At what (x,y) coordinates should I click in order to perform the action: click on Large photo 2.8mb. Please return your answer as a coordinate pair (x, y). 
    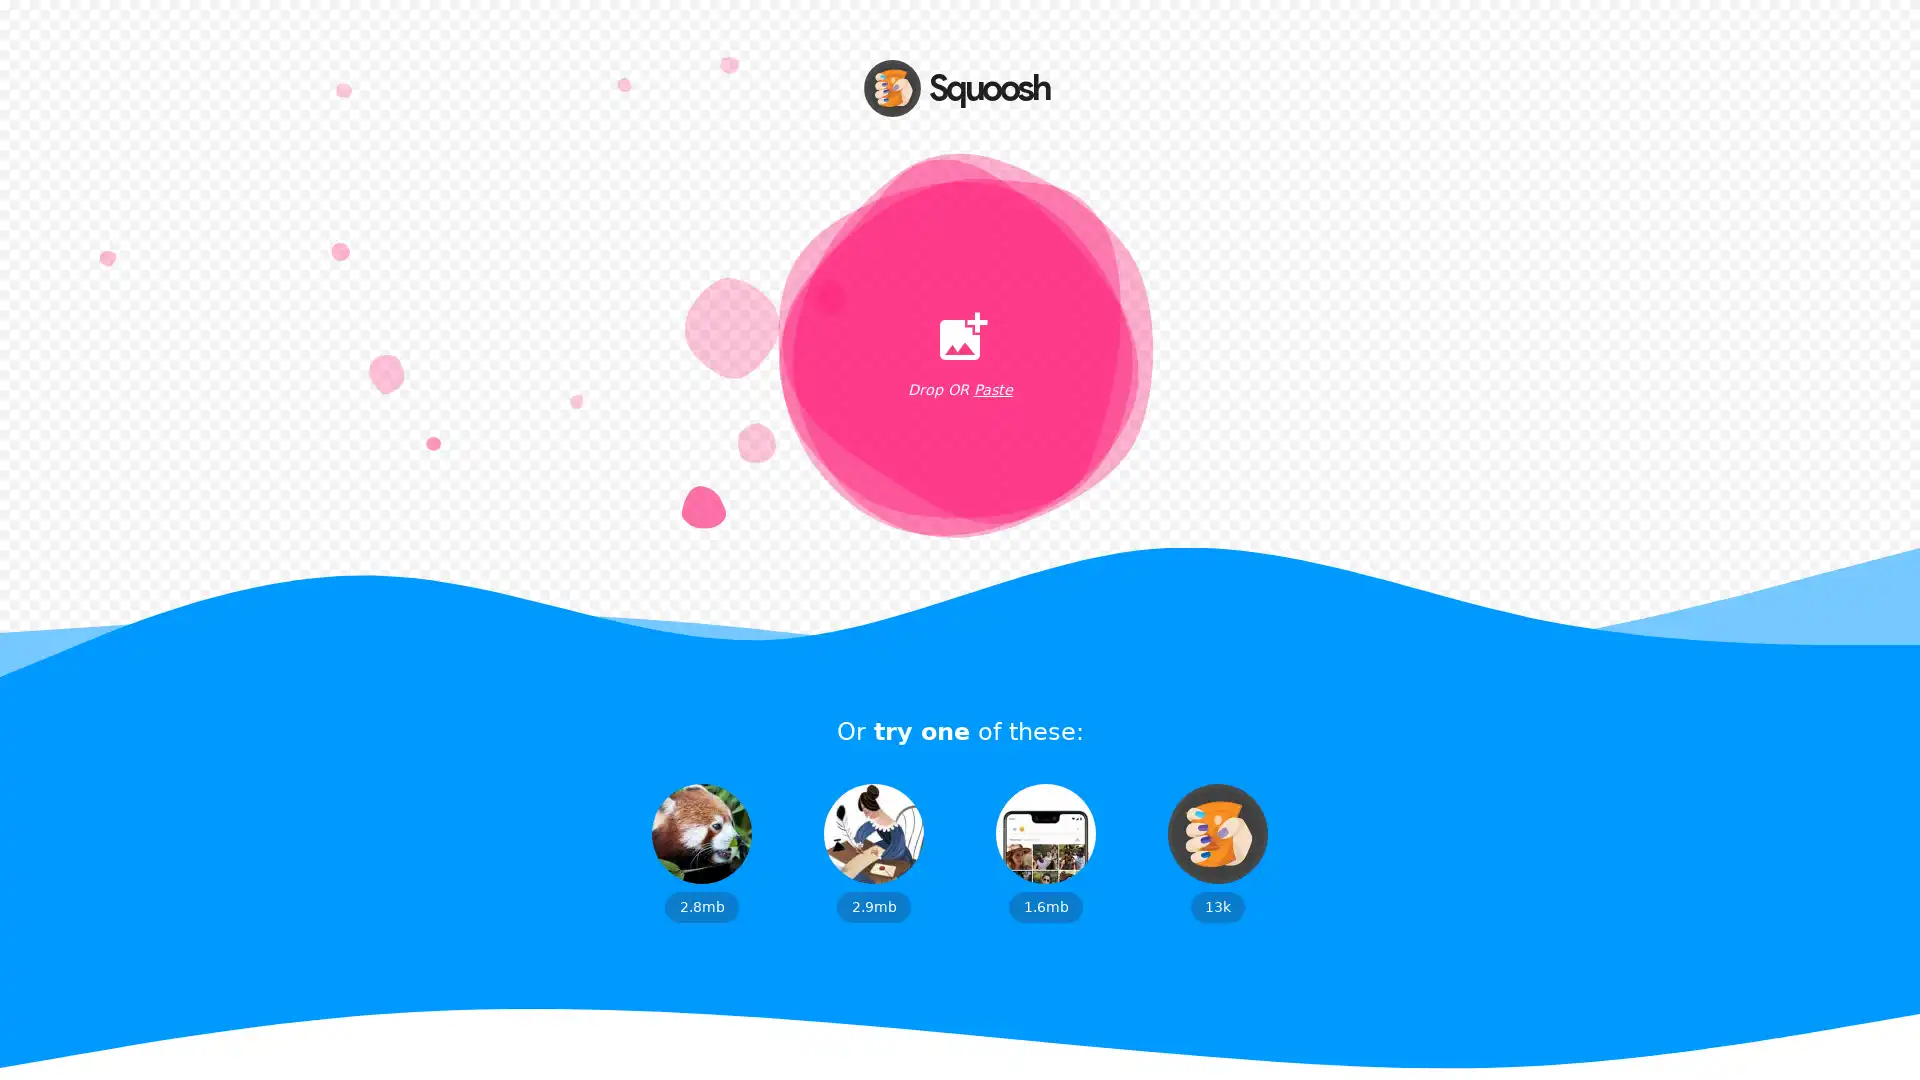
    Looking at the image, I should click on (701, 852).